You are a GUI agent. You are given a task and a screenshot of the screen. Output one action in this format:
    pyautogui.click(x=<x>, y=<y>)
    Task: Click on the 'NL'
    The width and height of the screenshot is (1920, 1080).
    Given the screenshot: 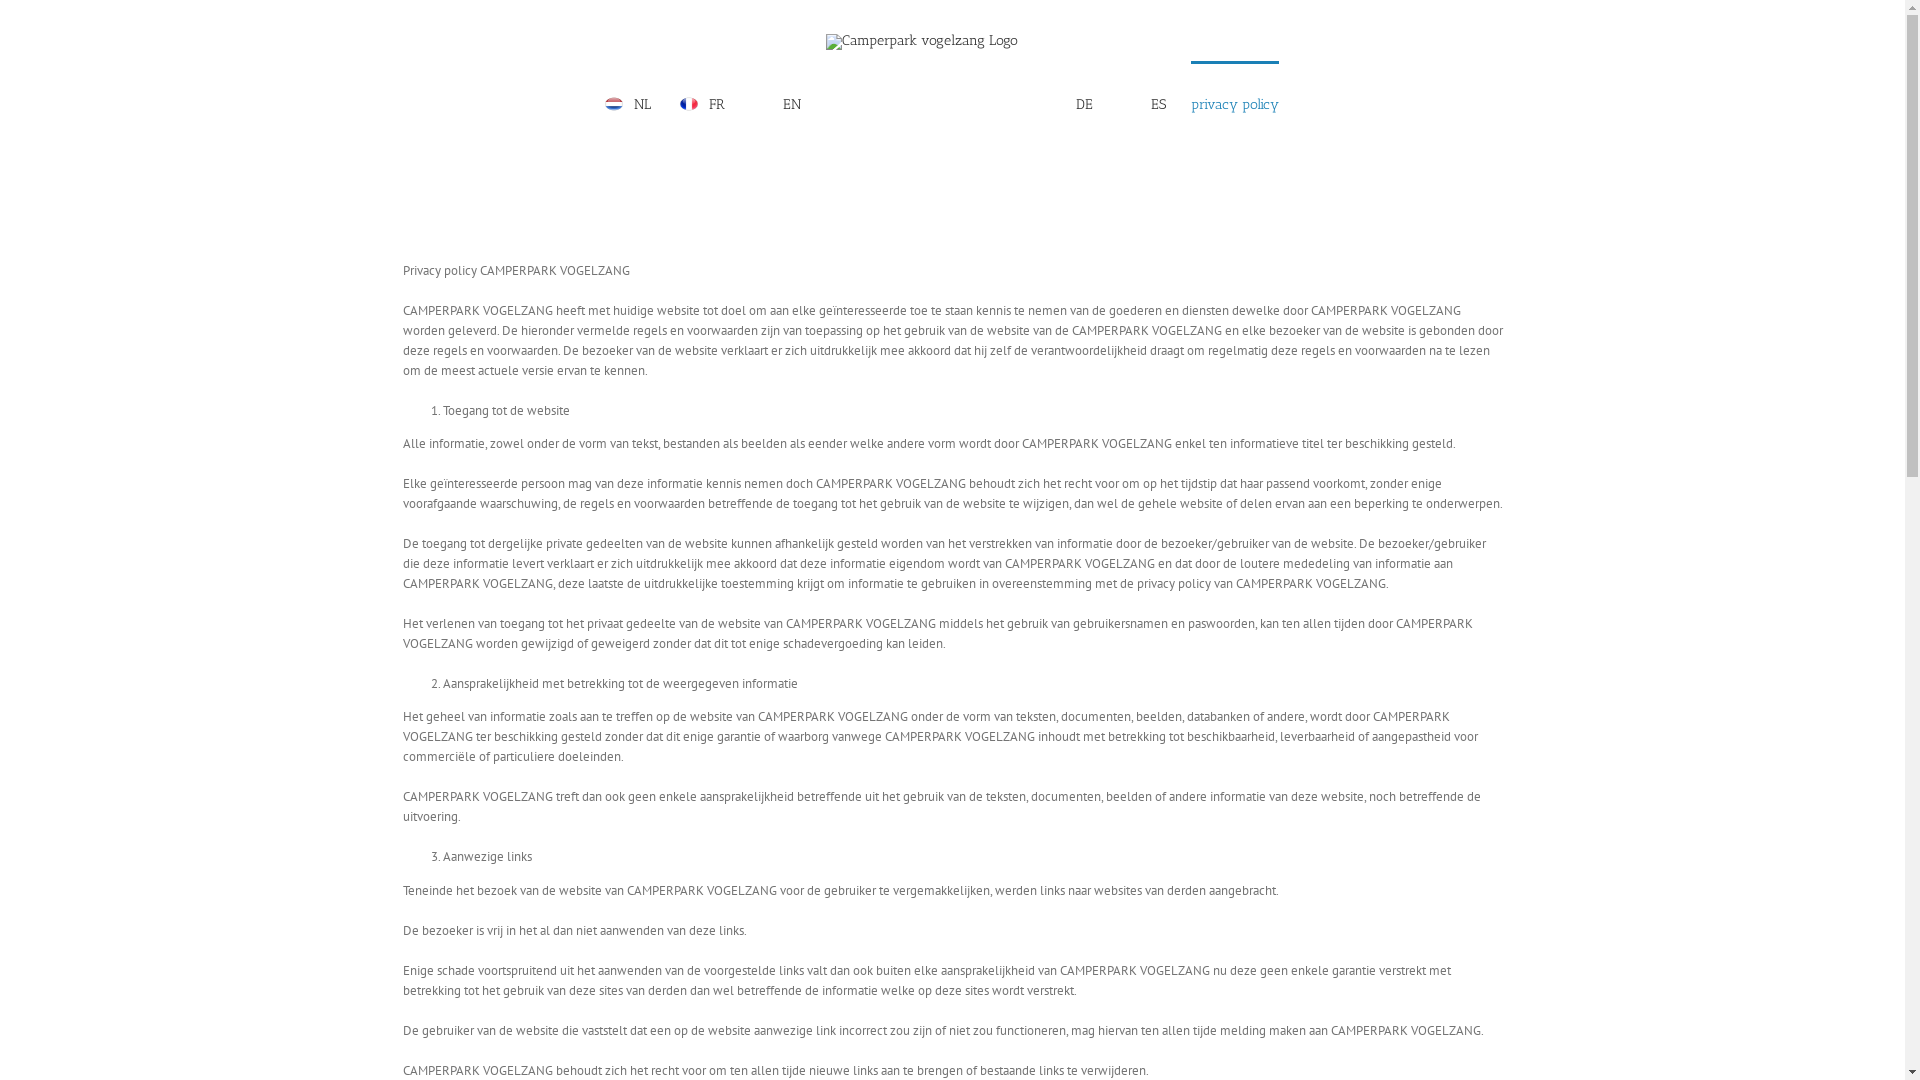 What is the action you would take?
    pyautogui.click(x=624, y=103)
    